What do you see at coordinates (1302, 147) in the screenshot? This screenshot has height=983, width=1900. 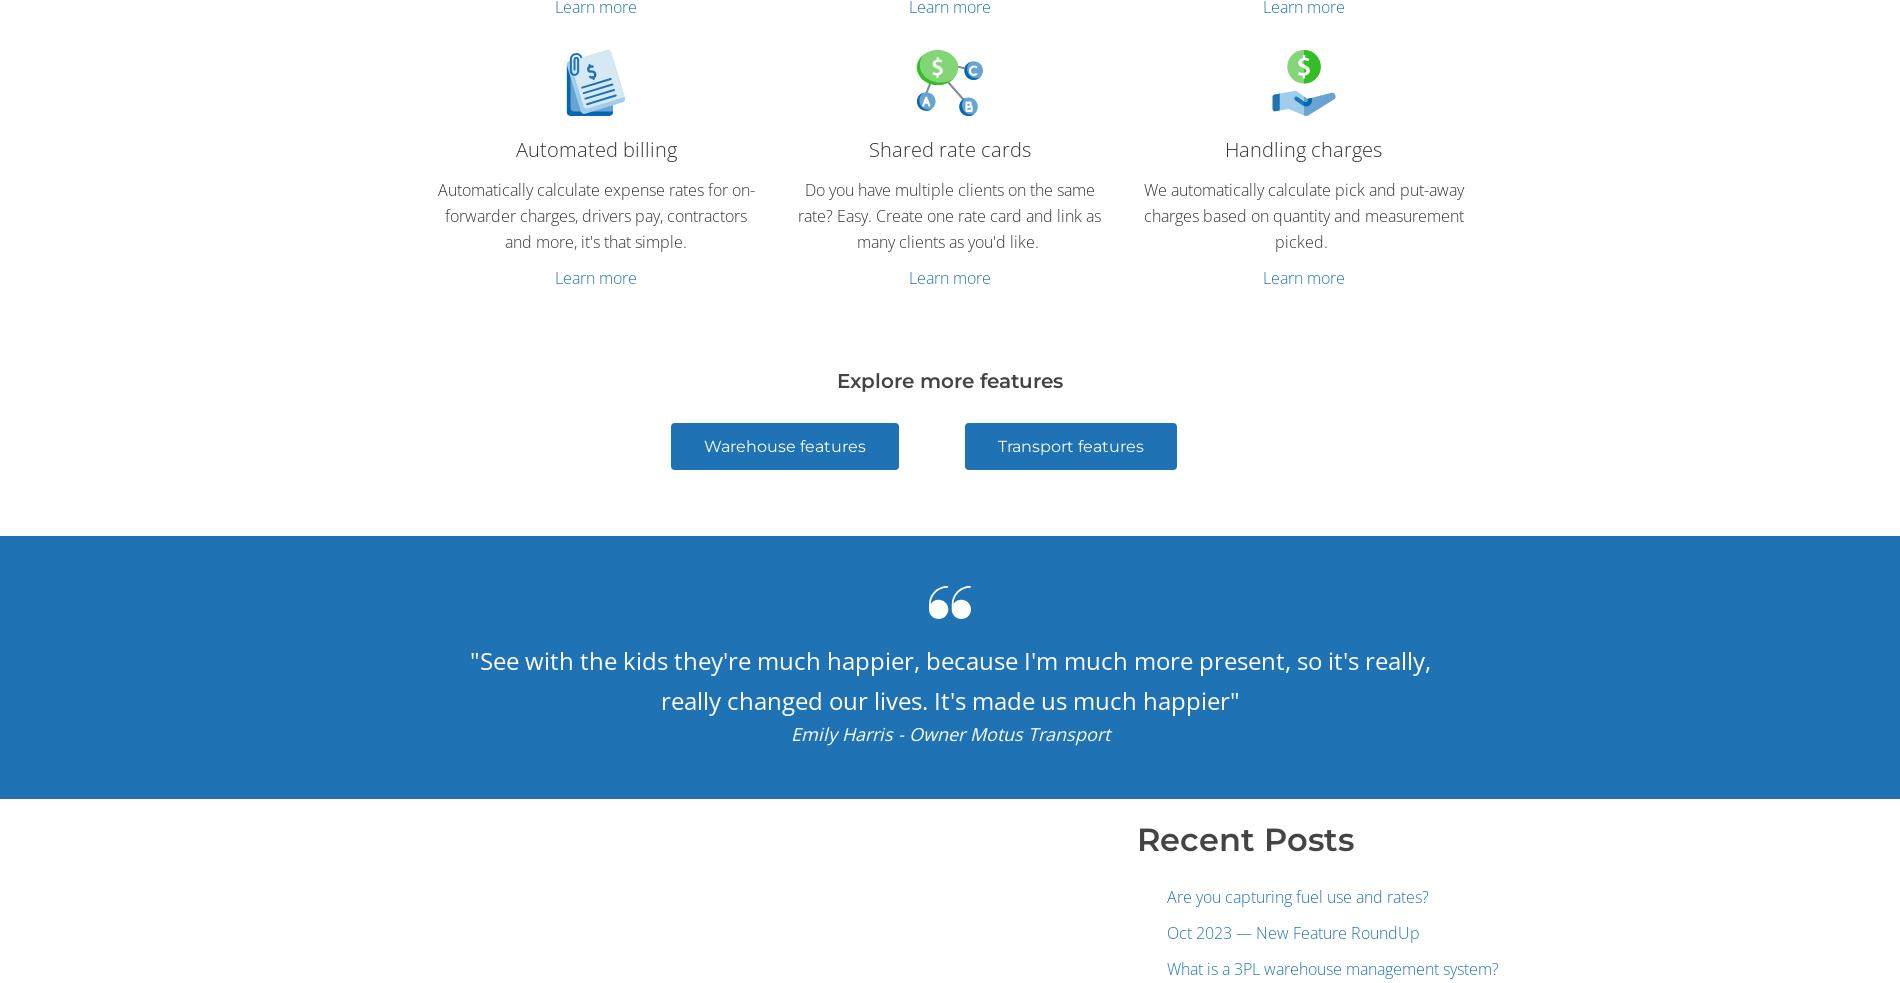 I see `'Handling charges'` at bounding box center [1302, 147].